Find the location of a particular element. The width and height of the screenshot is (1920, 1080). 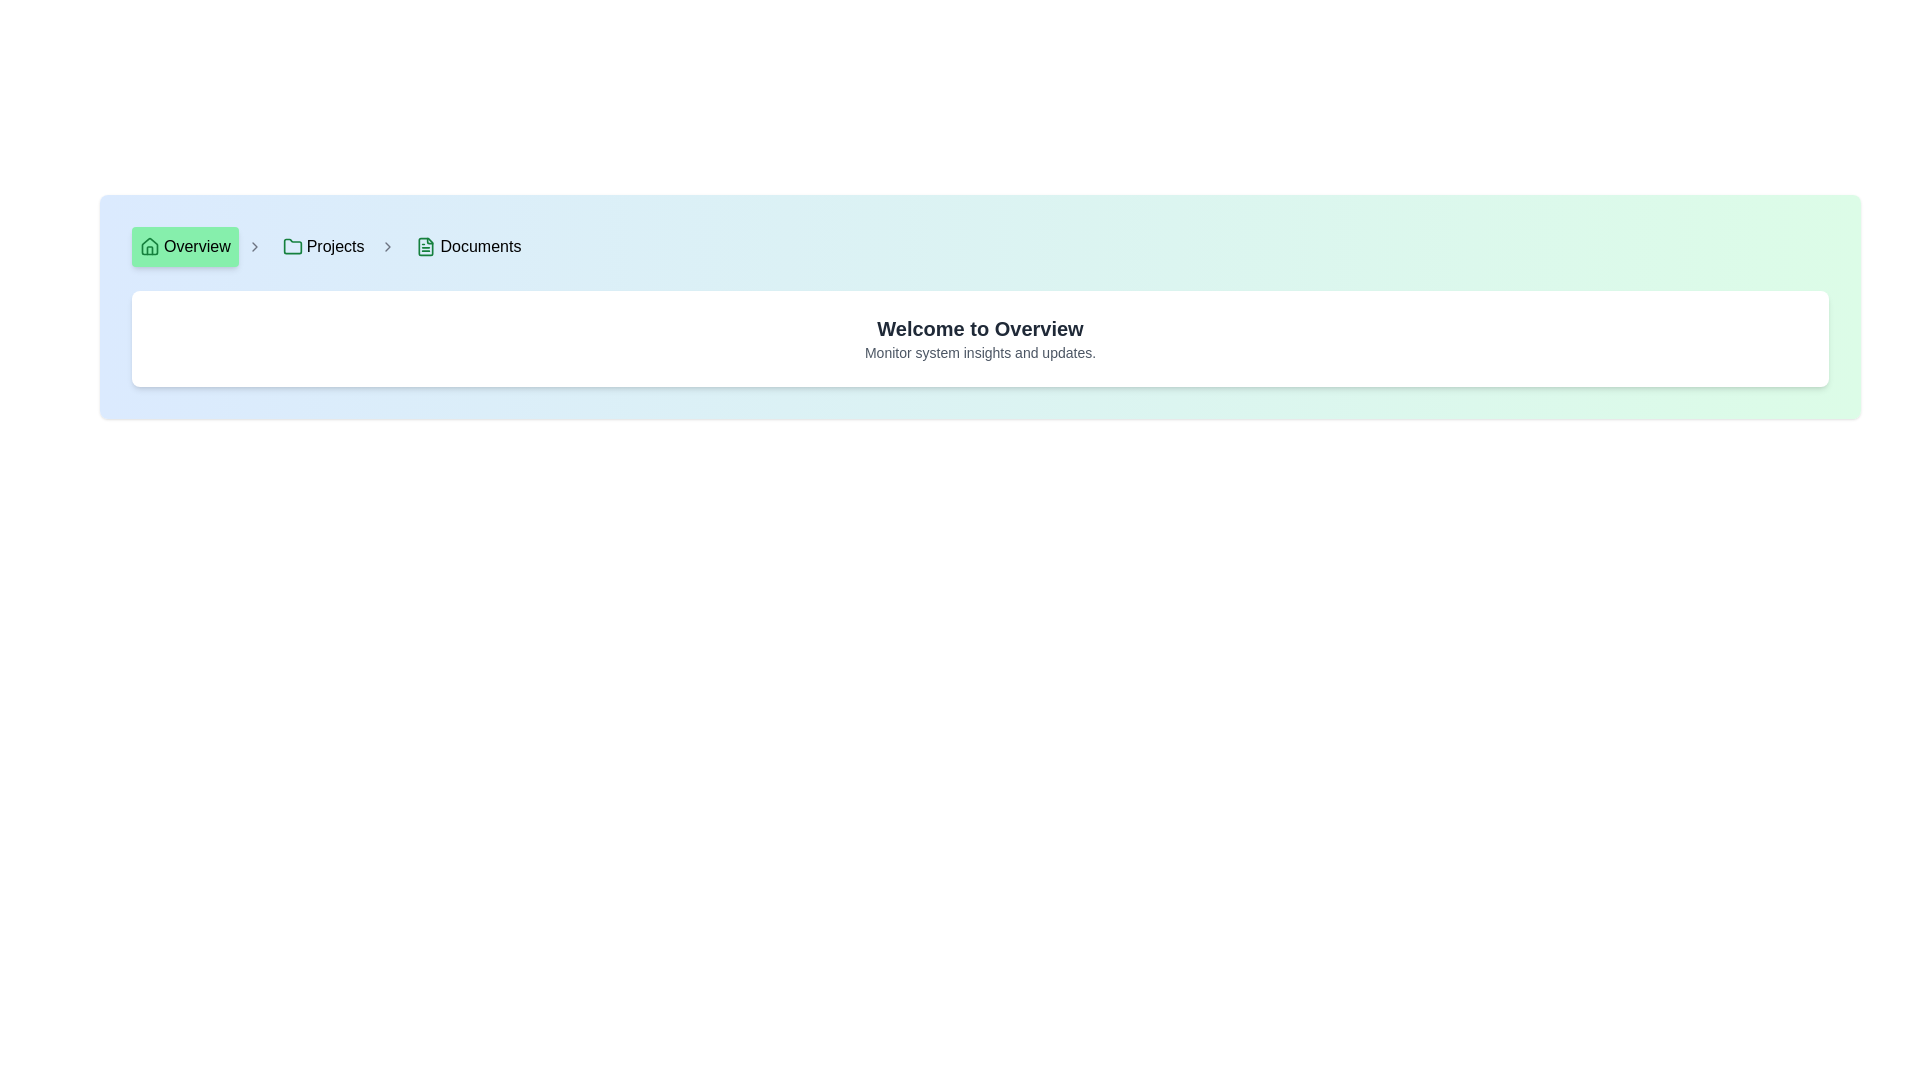

the navigation button for accessing the 'Overview' section of the application, which is the first item in the top navigation bar is located at coordinates (197, 245).